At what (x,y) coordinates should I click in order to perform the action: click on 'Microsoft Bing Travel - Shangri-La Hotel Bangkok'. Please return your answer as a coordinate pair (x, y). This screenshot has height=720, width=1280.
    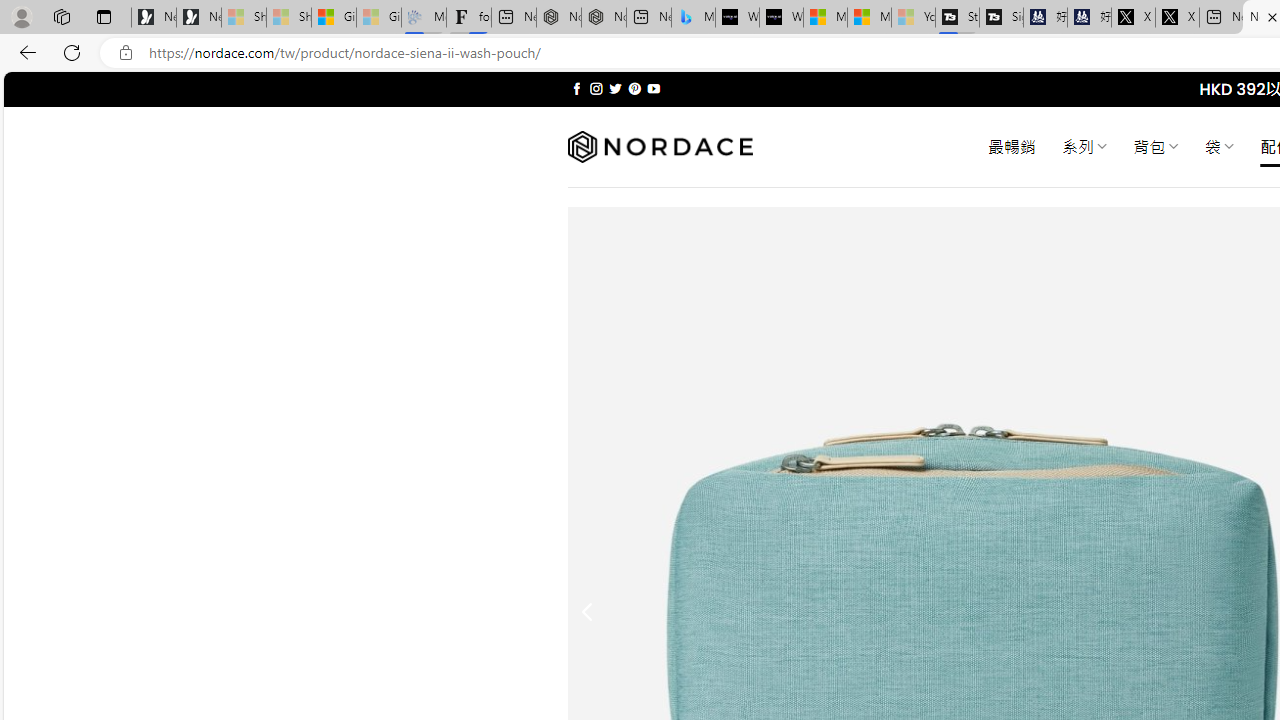
    Looking at the image, I should click on (693, 17).